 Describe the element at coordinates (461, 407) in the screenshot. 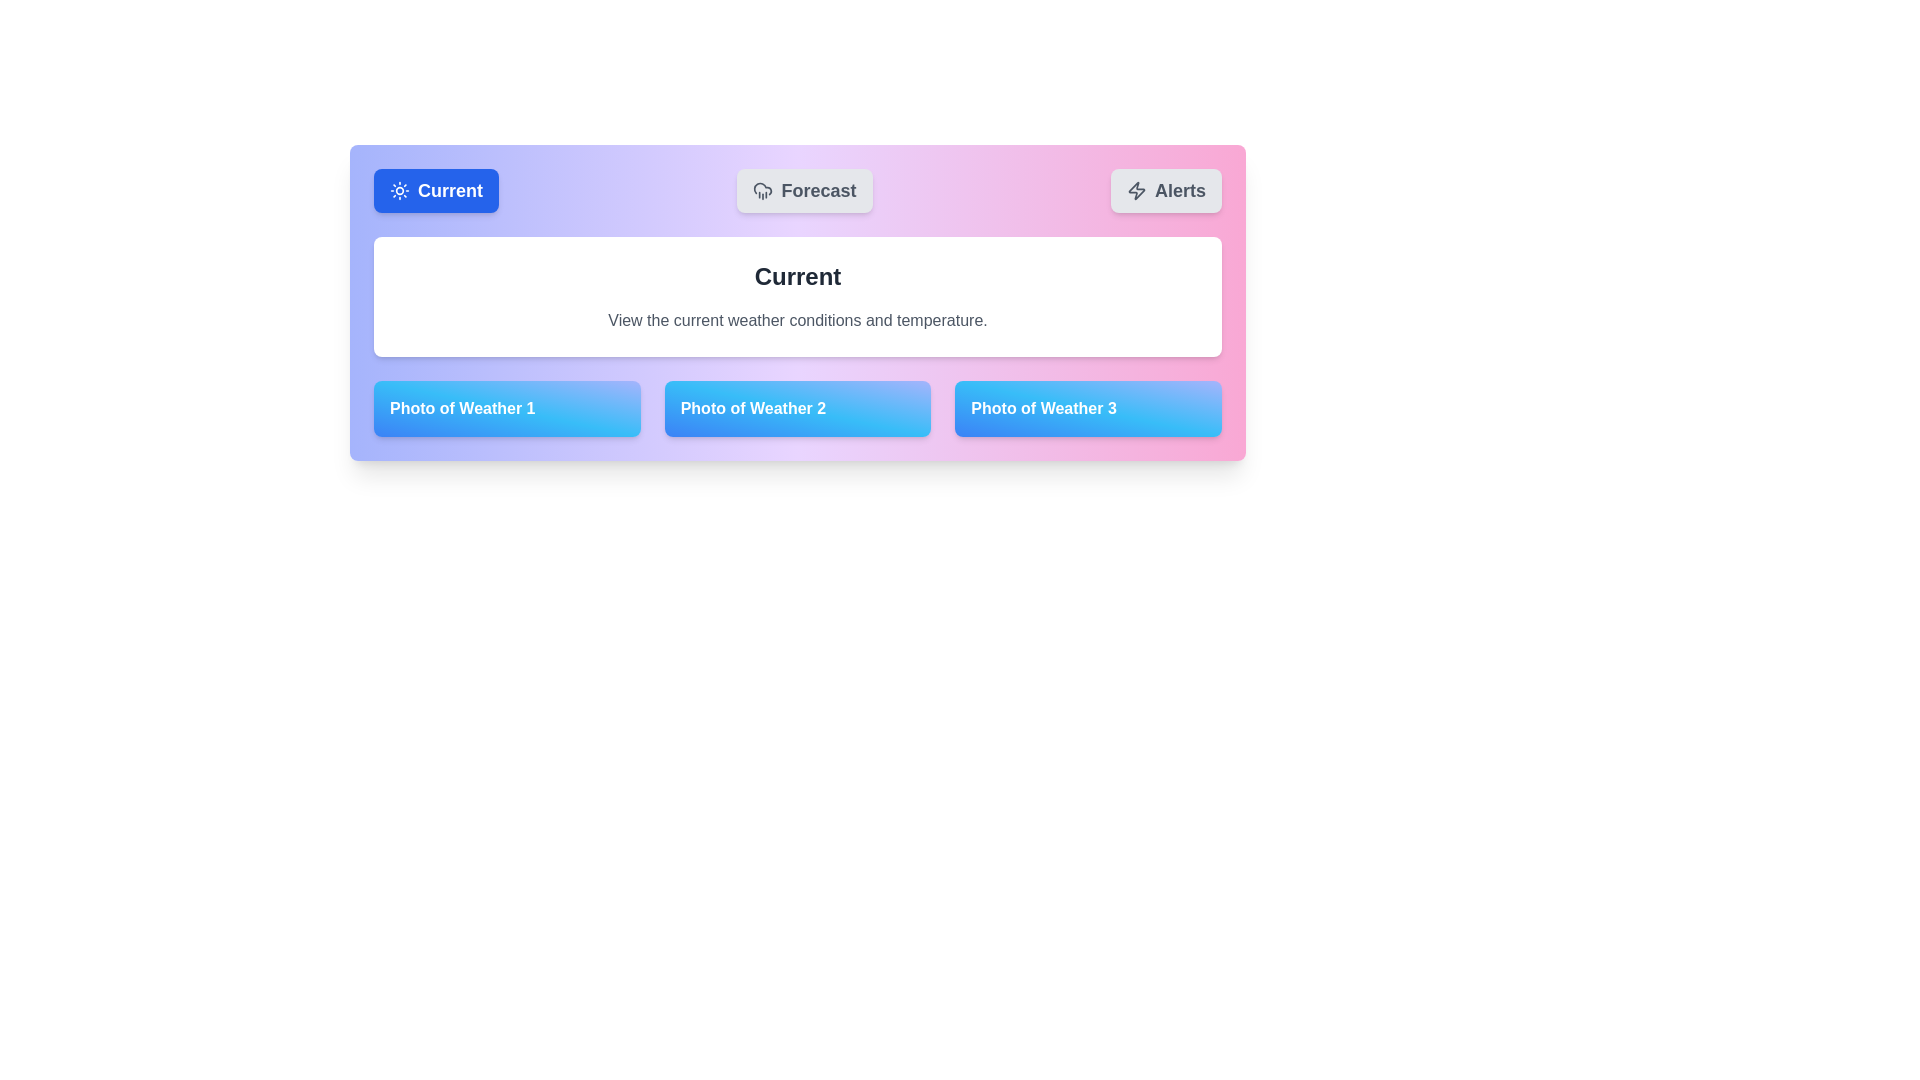

I see `text label that categorizes the content as 'Weather 1', located in the first panel beneath the 'Current' section` at that location.